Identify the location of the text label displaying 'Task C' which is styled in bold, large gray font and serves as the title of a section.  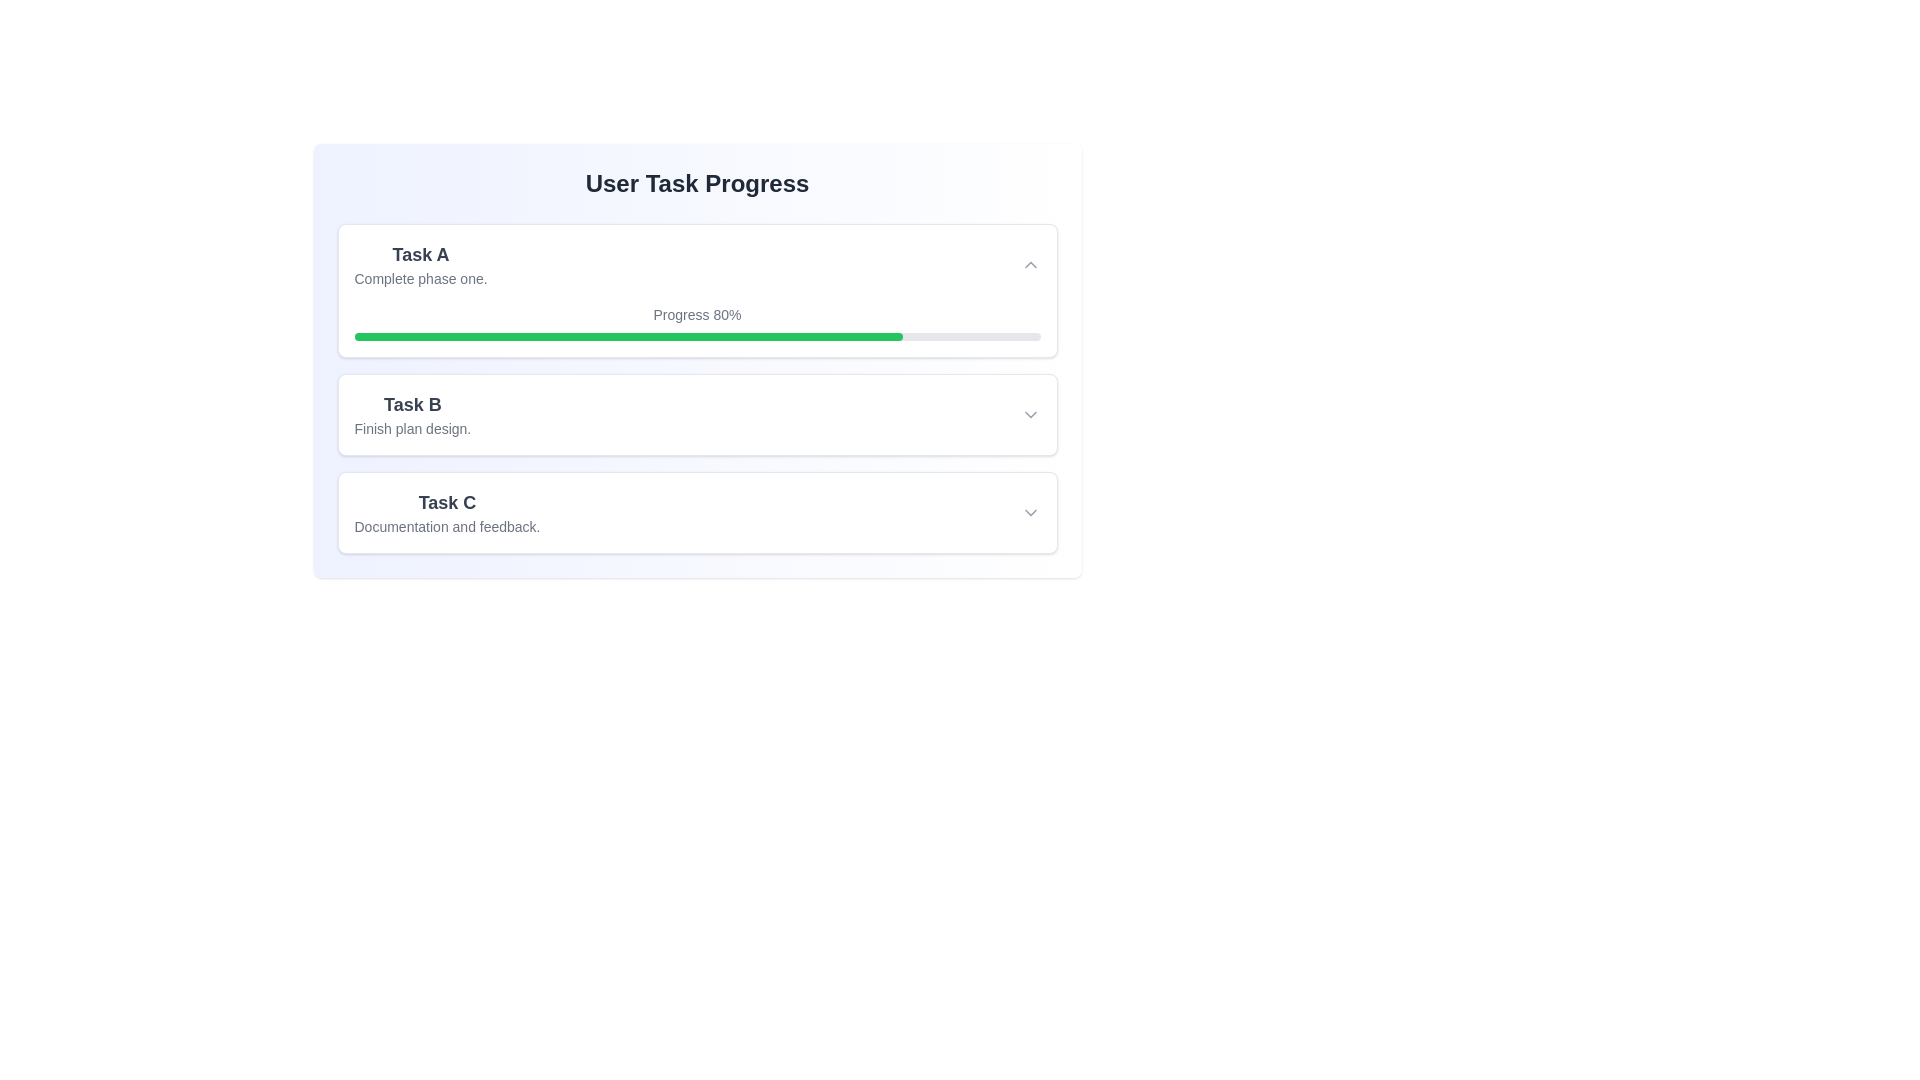
(446, 501).